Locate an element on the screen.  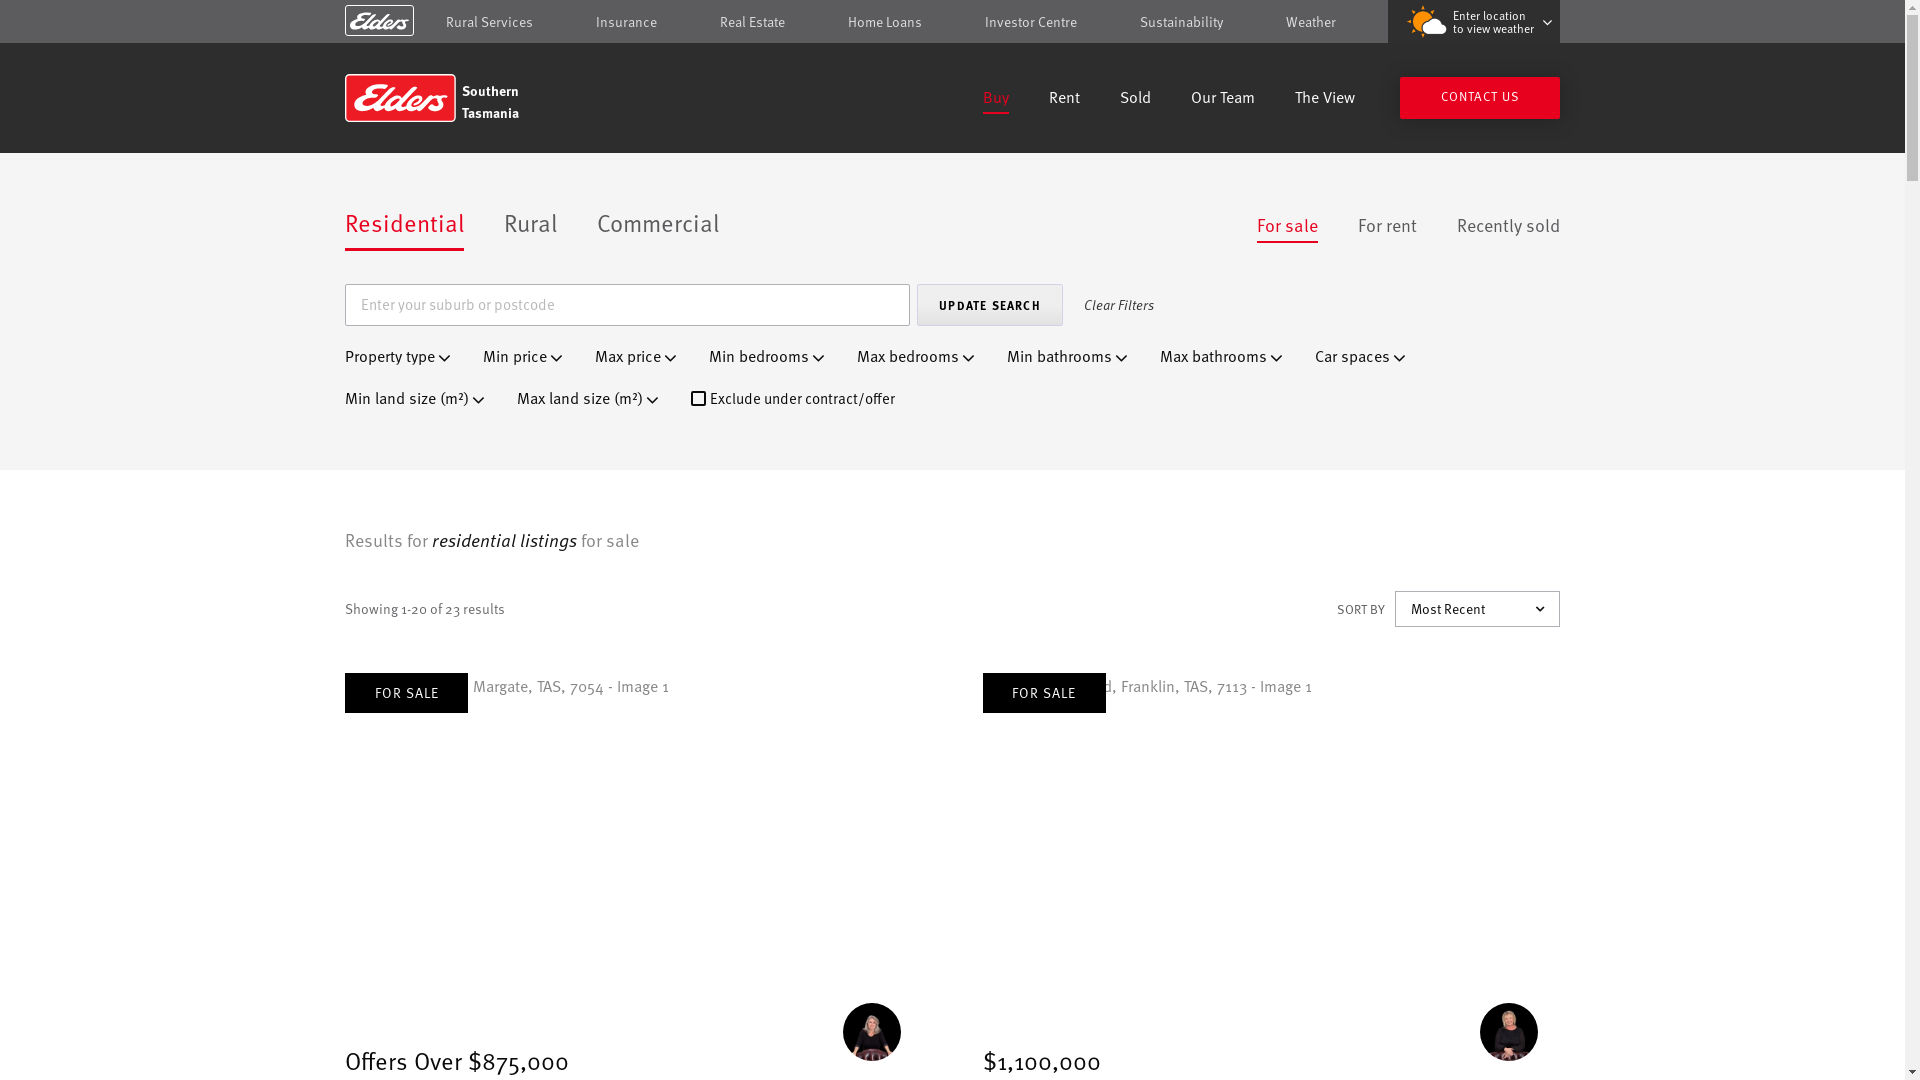
'CONTACT US' is located at coordinates (1479, 97).